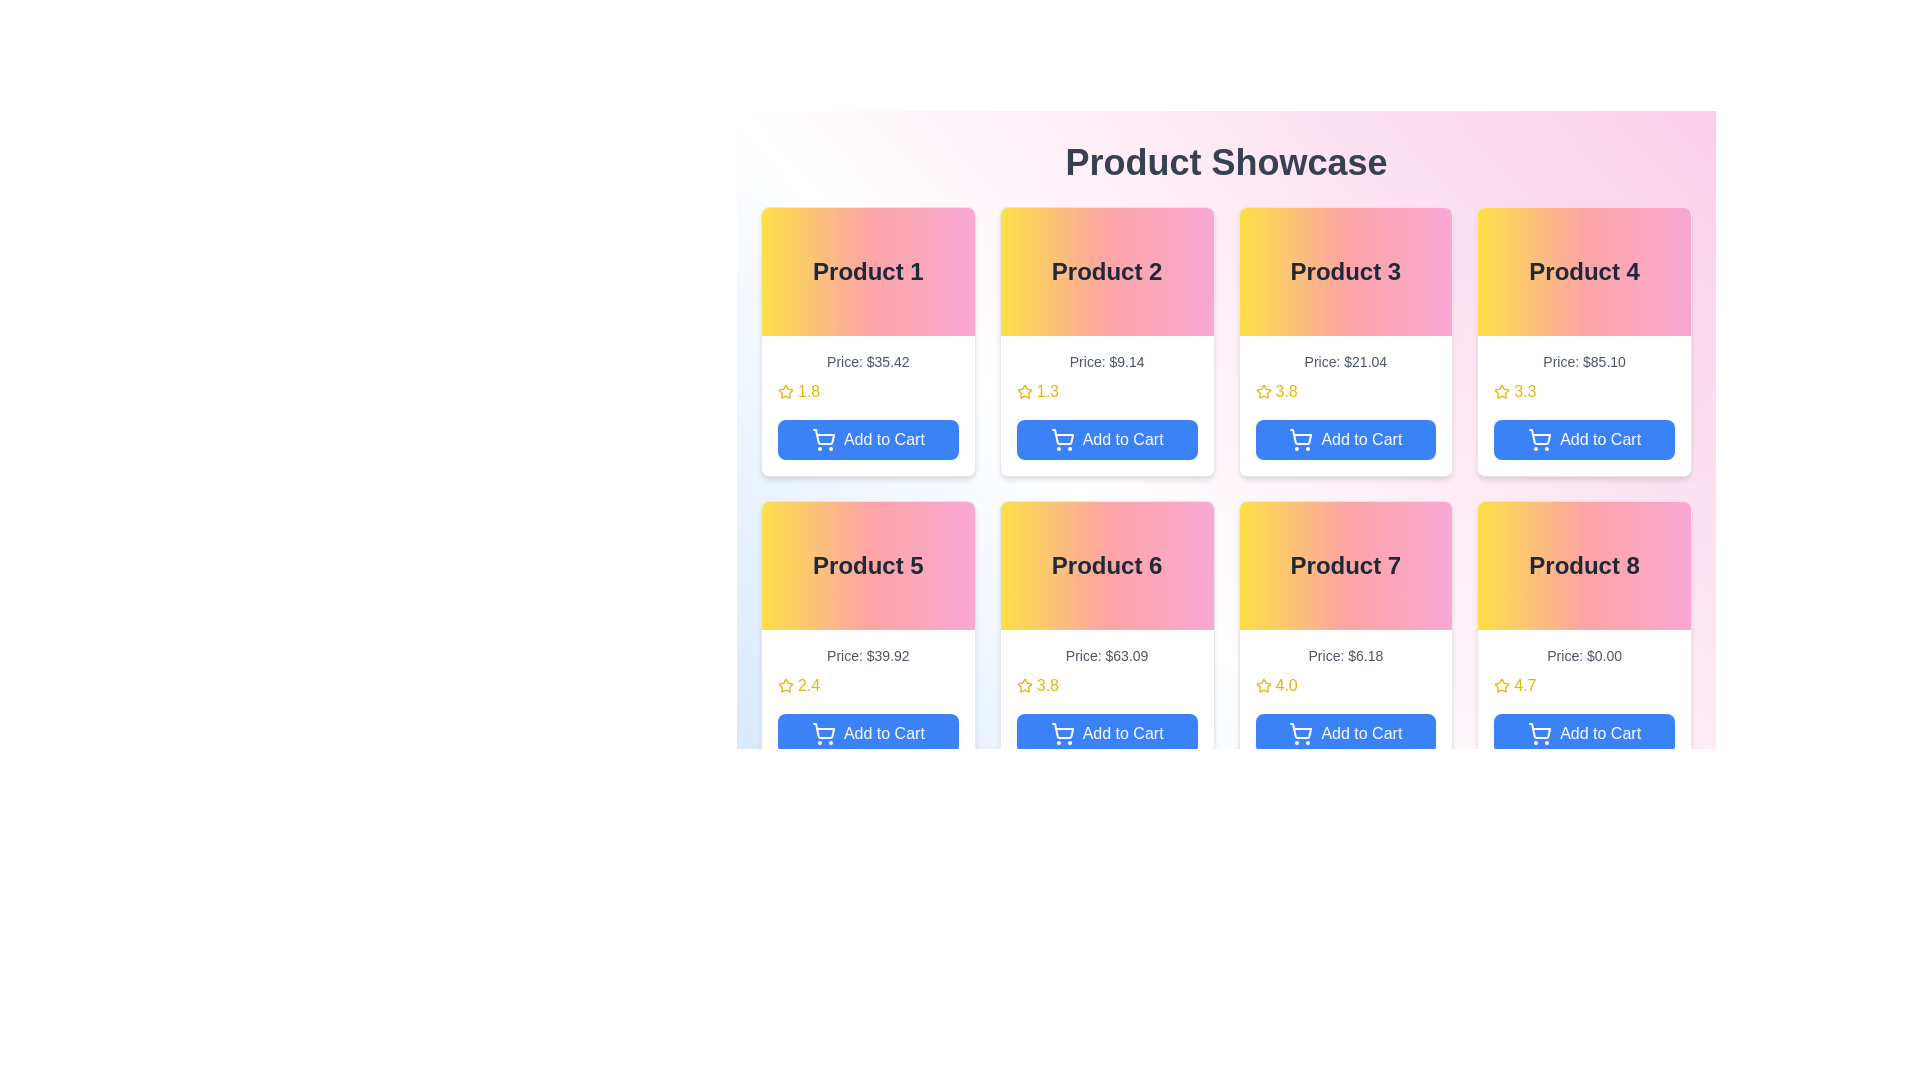 The width and height of the screenshot is (1920, 1080). What do you see at coordinates (868, 655) in the screenshot?
I see `text content of the price label displaying 'Price: $39.92' located prominently inside the product card for 'Product 5' in the second row, first column of a 4x2 product grid` at bounding box center [868, 655].